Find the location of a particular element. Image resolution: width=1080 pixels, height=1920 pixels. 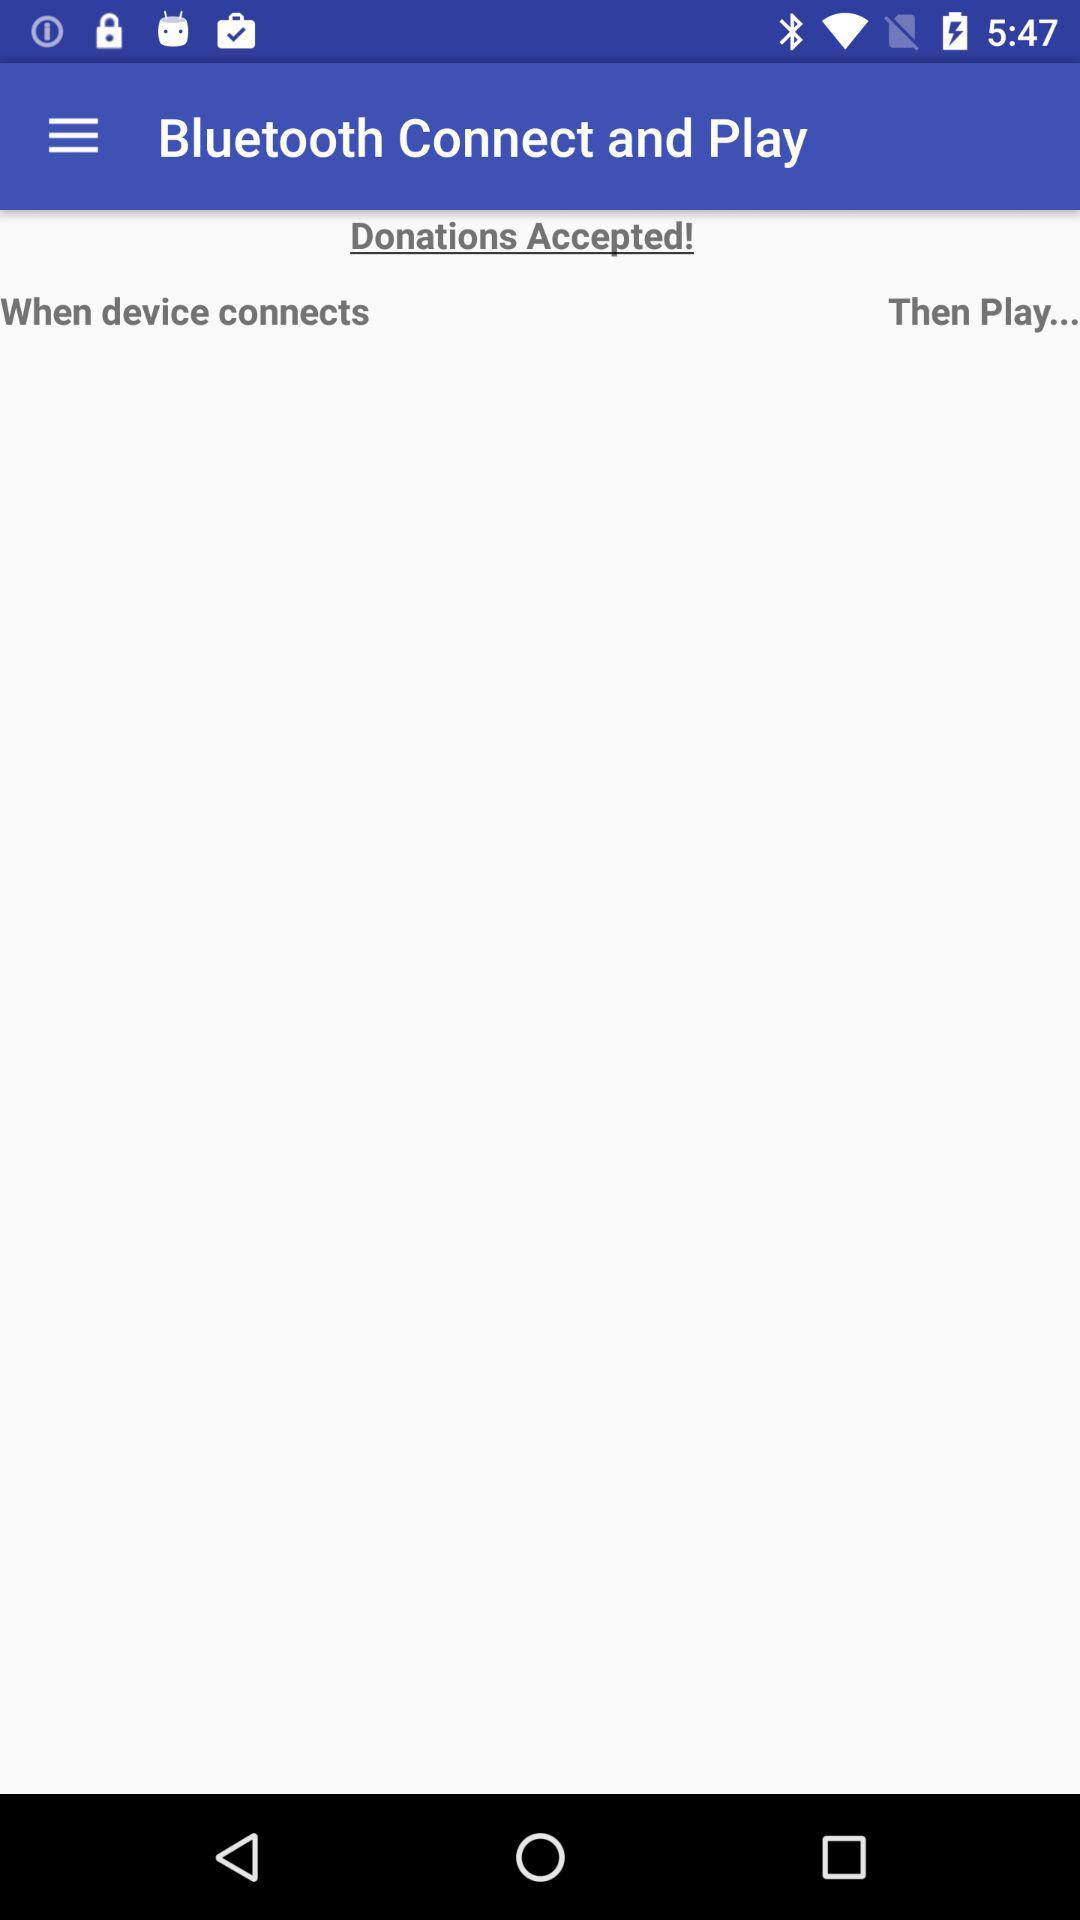

app below the bluetooth connect and icon is located at coordinates (540, 234).